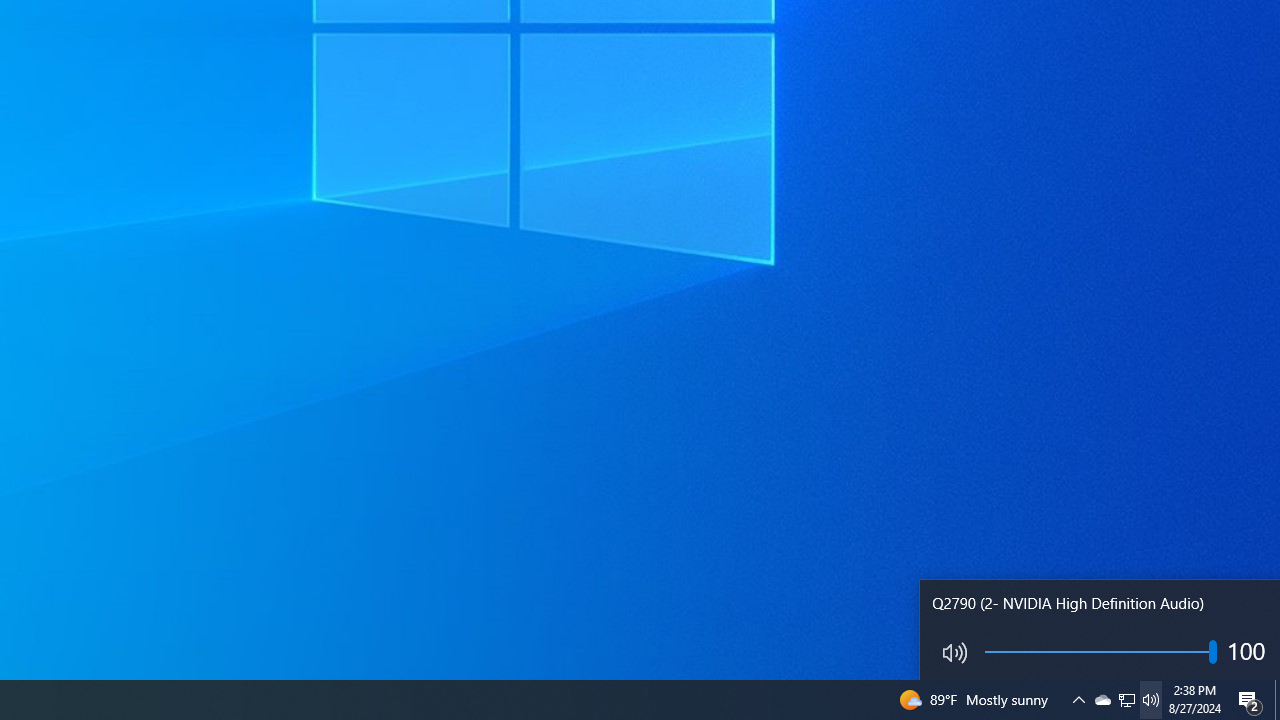  I want to click on 'Q2790 (2- NVIDIA High Definition Audio)', so click(1099, 630).